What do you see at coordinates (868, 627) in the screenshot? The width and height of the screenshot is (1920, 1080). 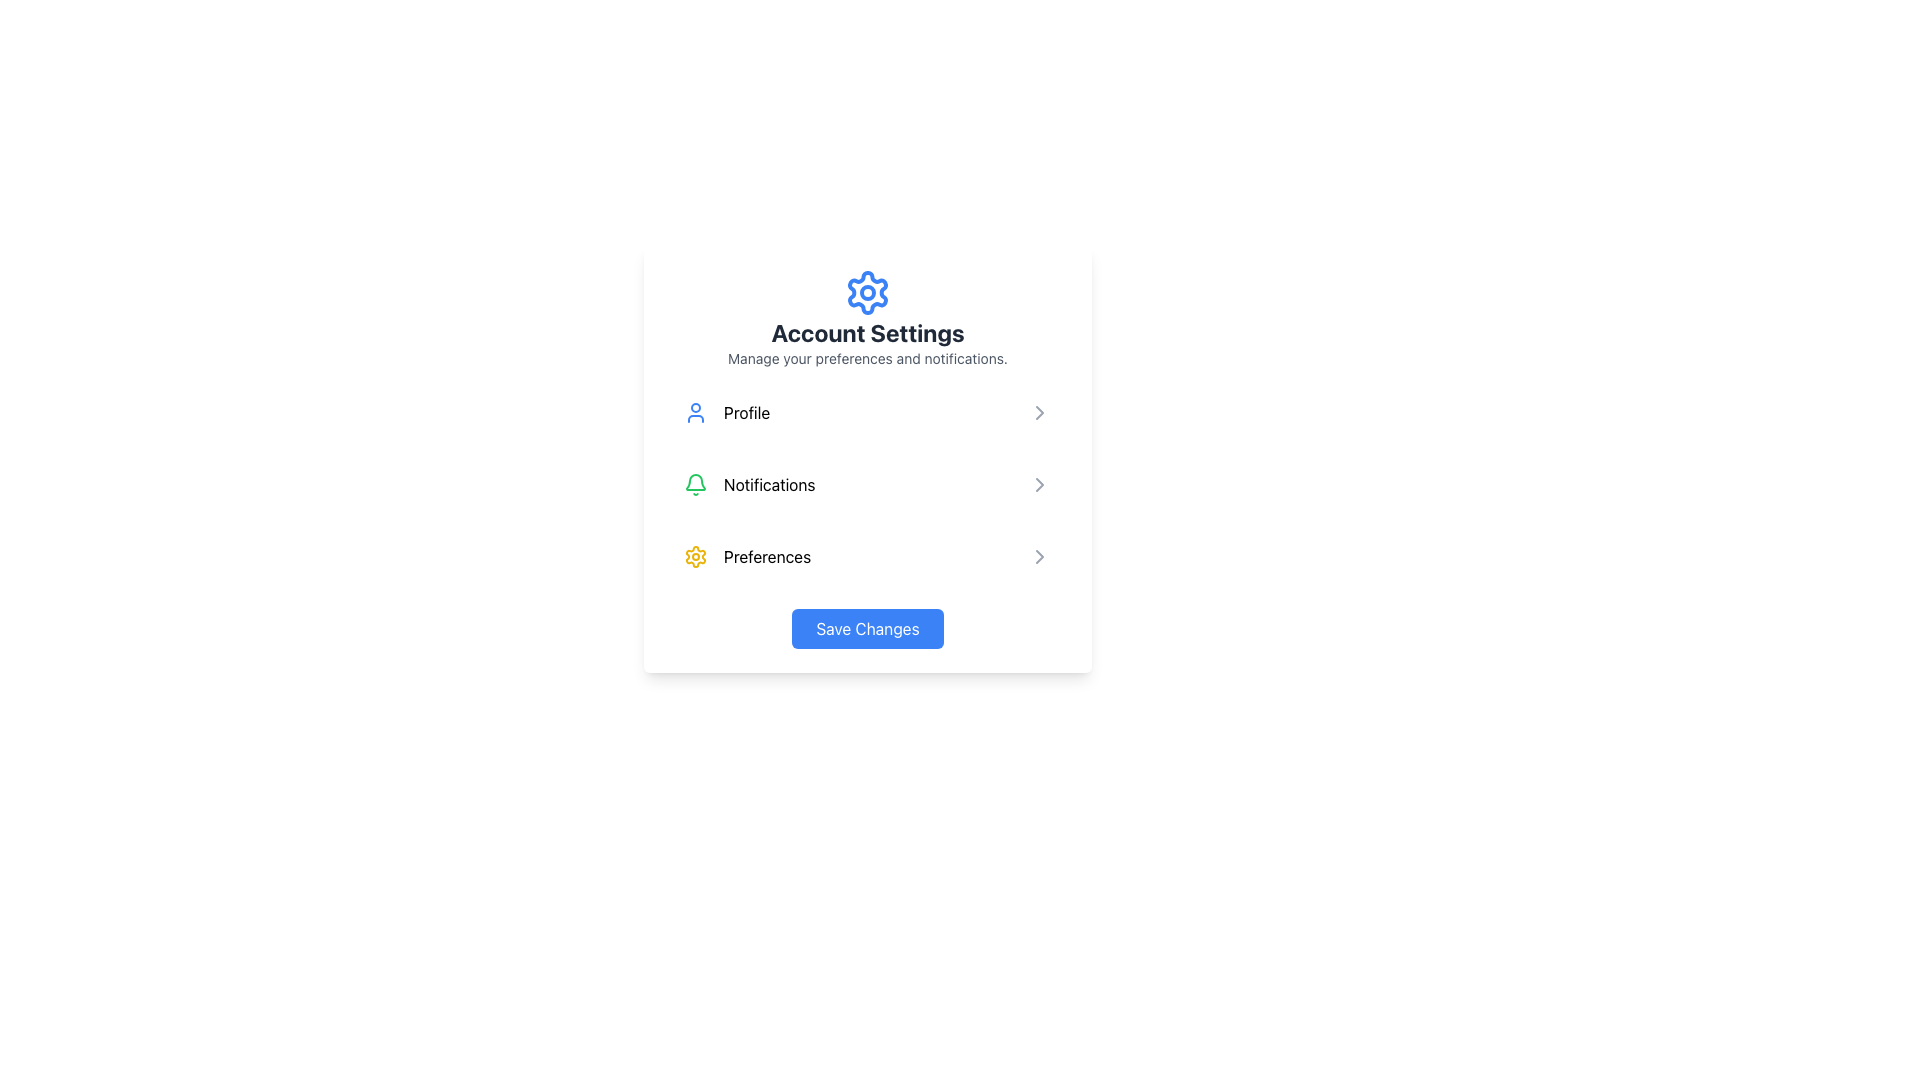 I see `the save changes button located at the bottom center of the panel, below the 'Preferences' label` at bounding box center [868, 627].